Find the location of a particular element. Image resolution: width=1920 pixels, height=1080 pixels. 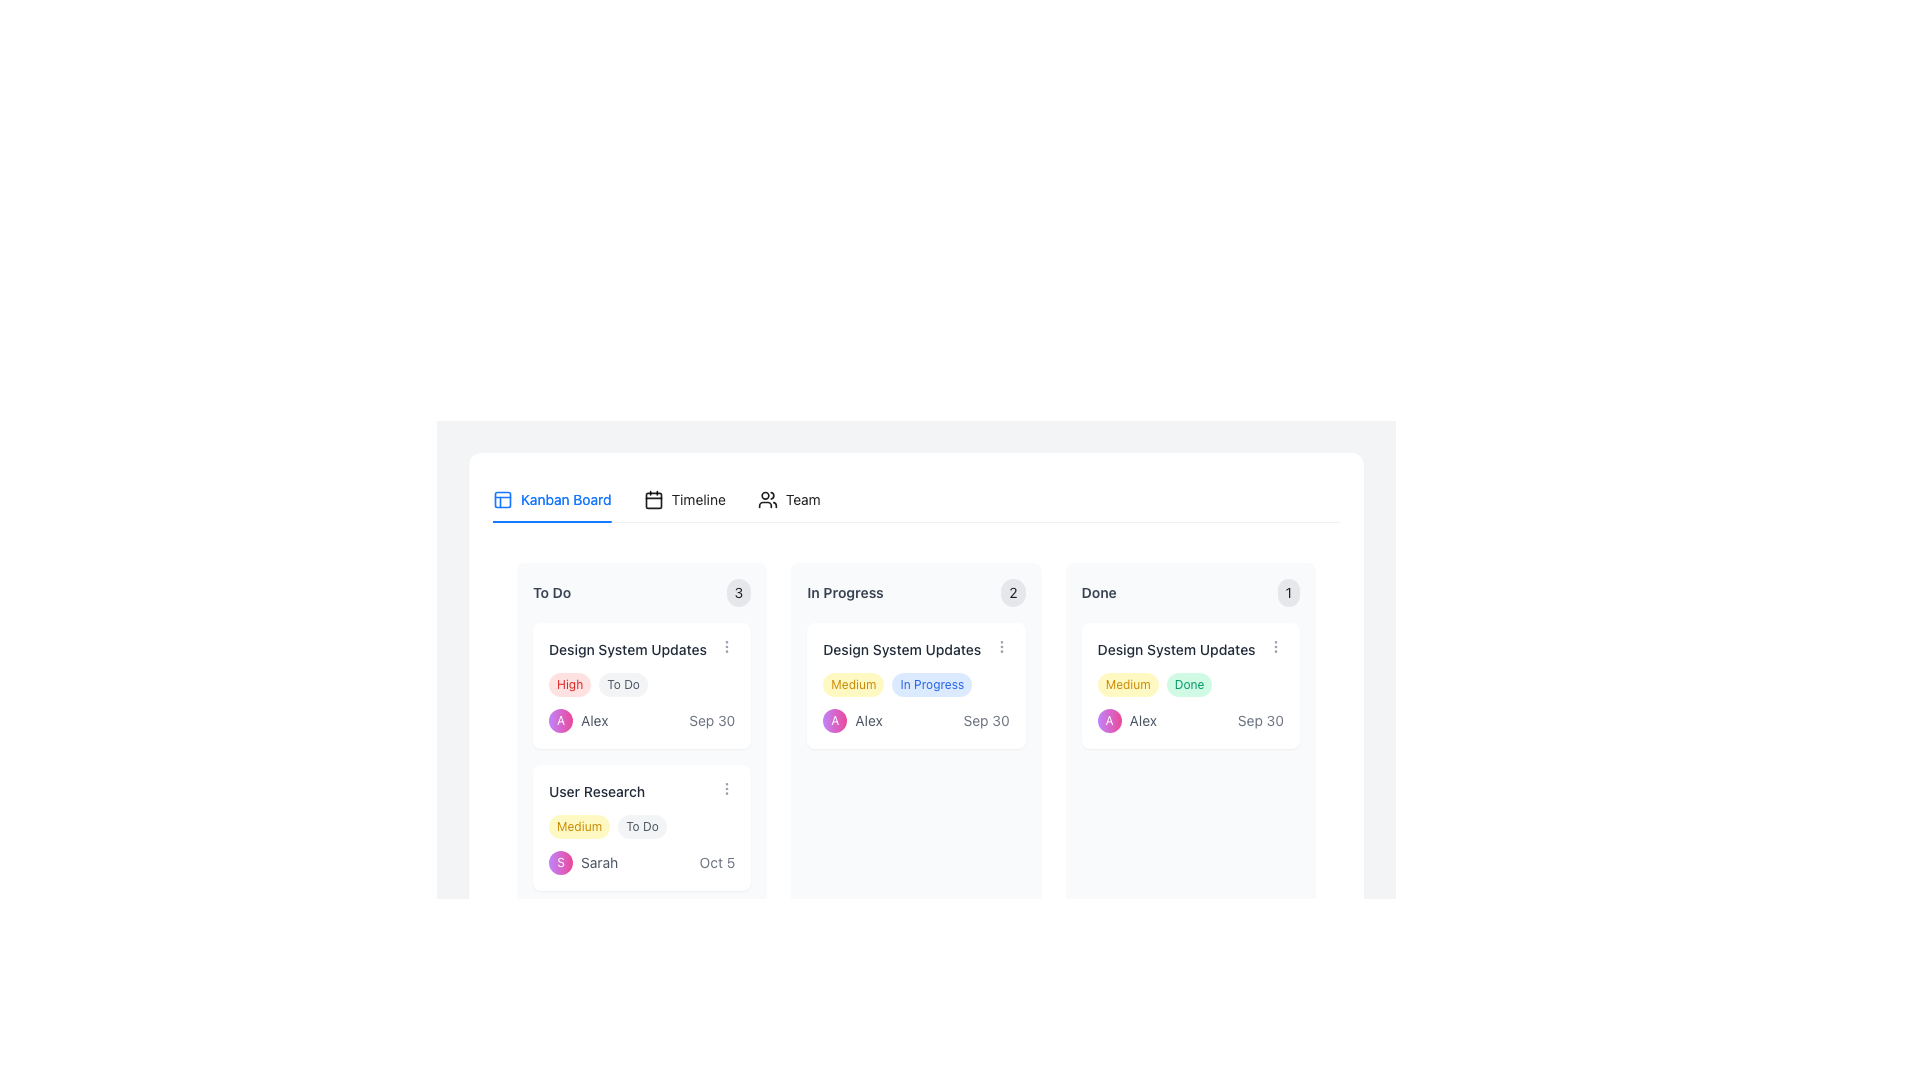

the Kanban Board icon located in the top navigation area, positioned to the left of the 'Kanban Board' text is located at coordinates (503, 499).